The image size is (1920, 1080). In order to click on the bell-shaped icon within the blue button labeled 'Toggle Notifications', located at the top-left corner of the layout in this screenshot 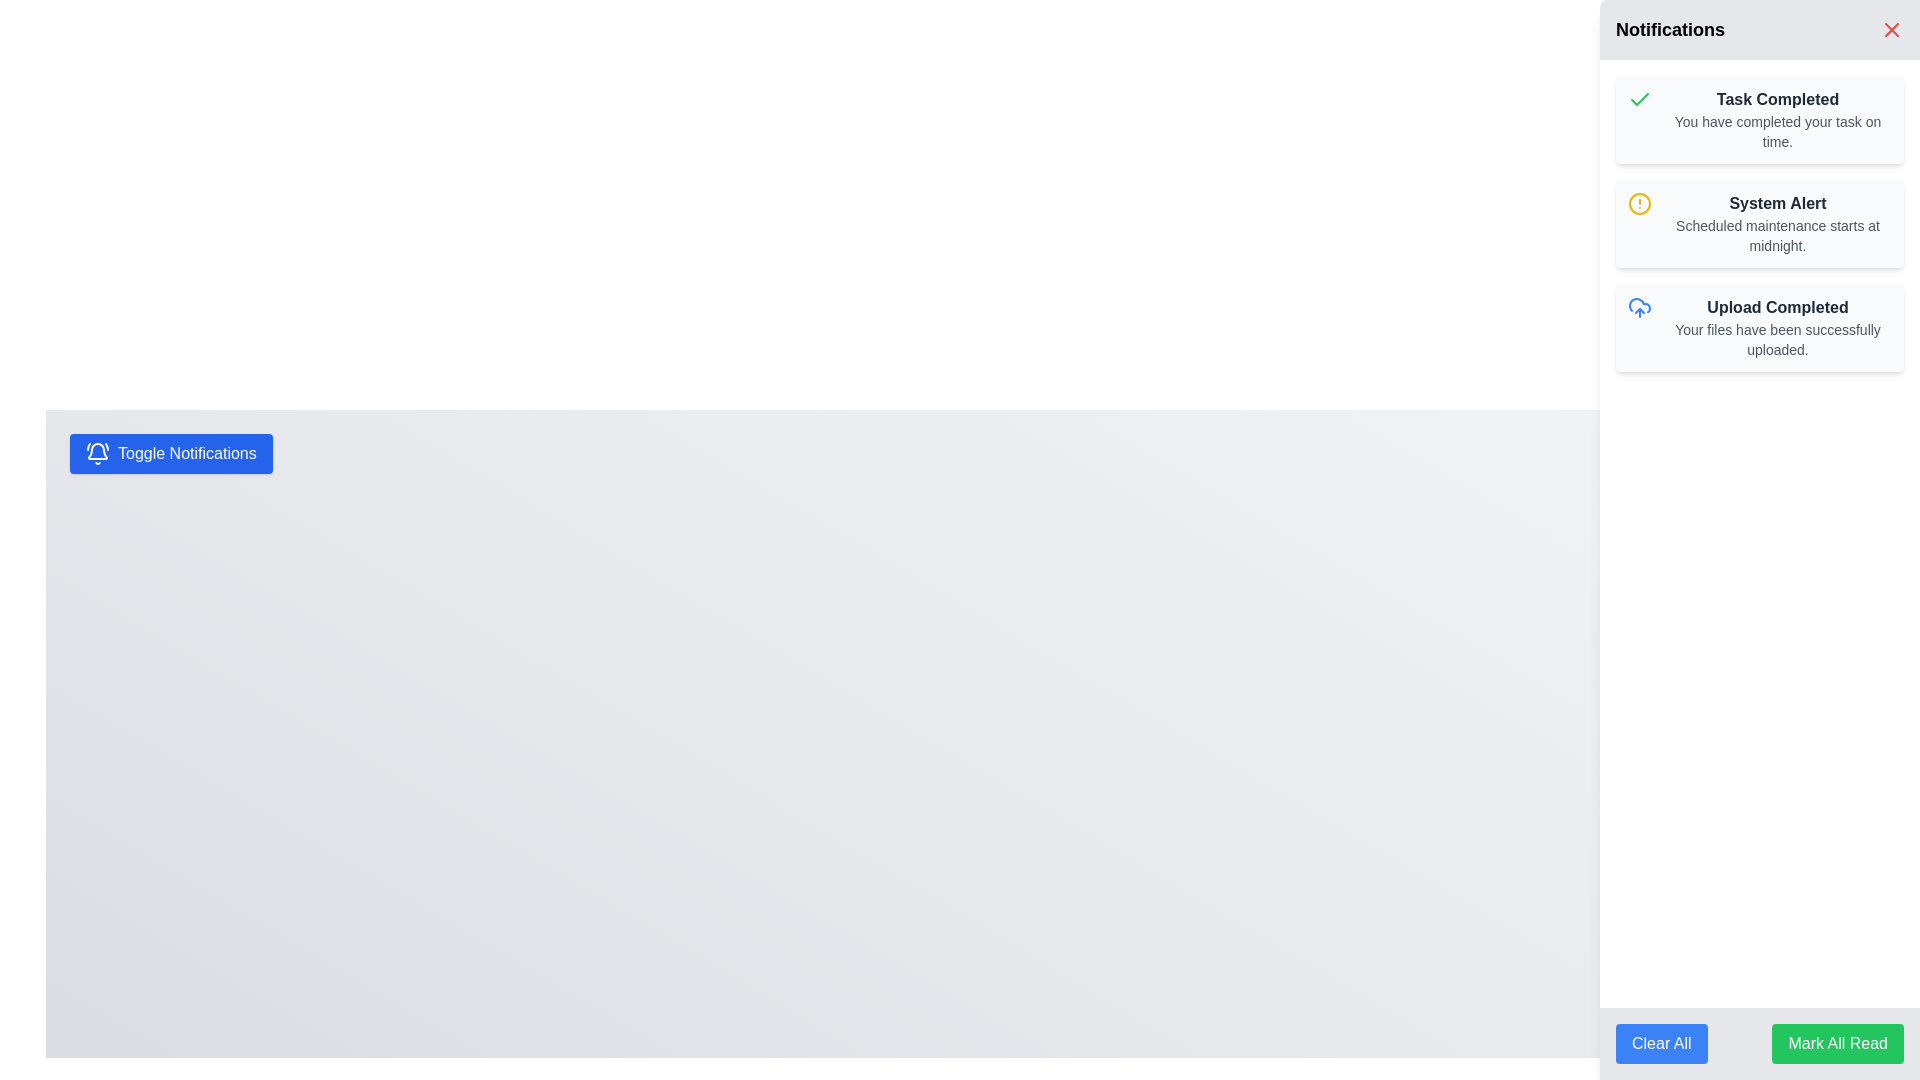, I will do `click(96, 451)`.